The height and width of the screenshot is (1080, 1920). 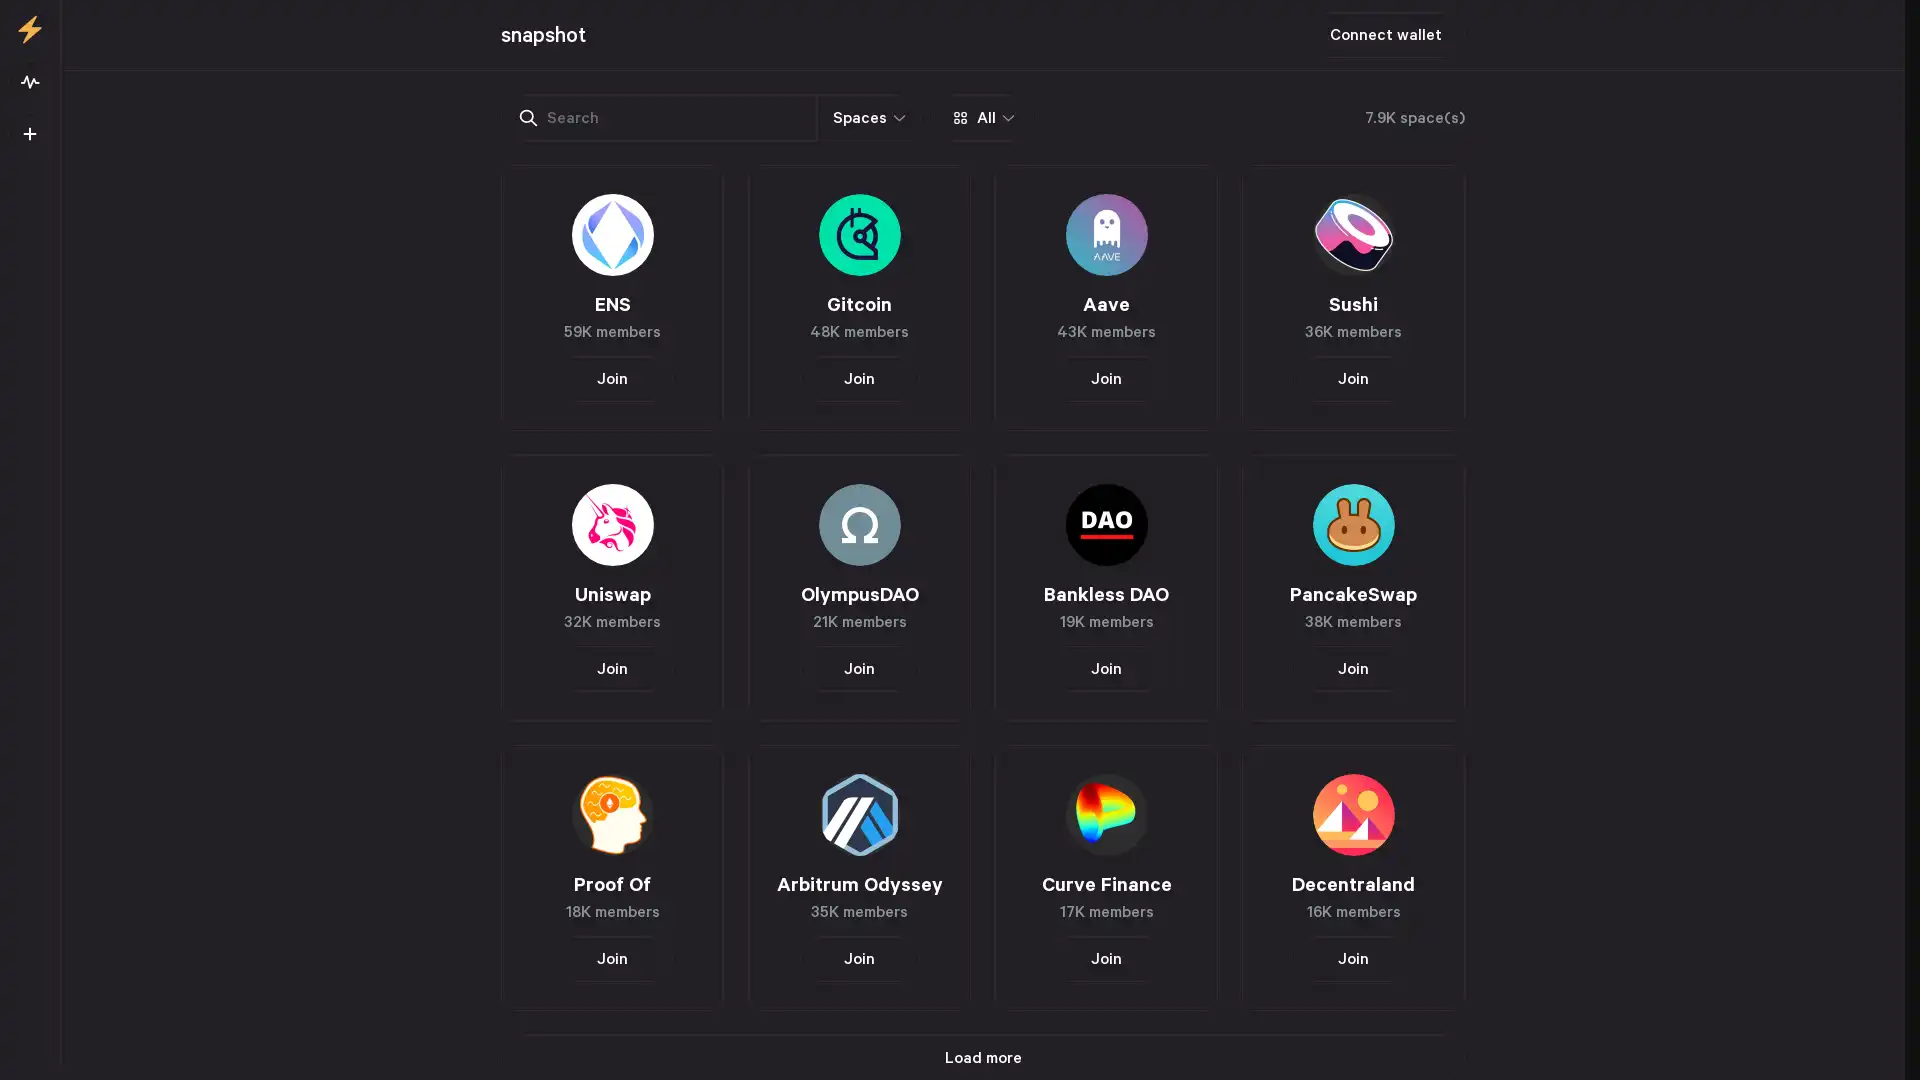 What do you see at coordinates (1353, 958) in the screenshot?
I see `Join` at bounding box center [1353, 958].